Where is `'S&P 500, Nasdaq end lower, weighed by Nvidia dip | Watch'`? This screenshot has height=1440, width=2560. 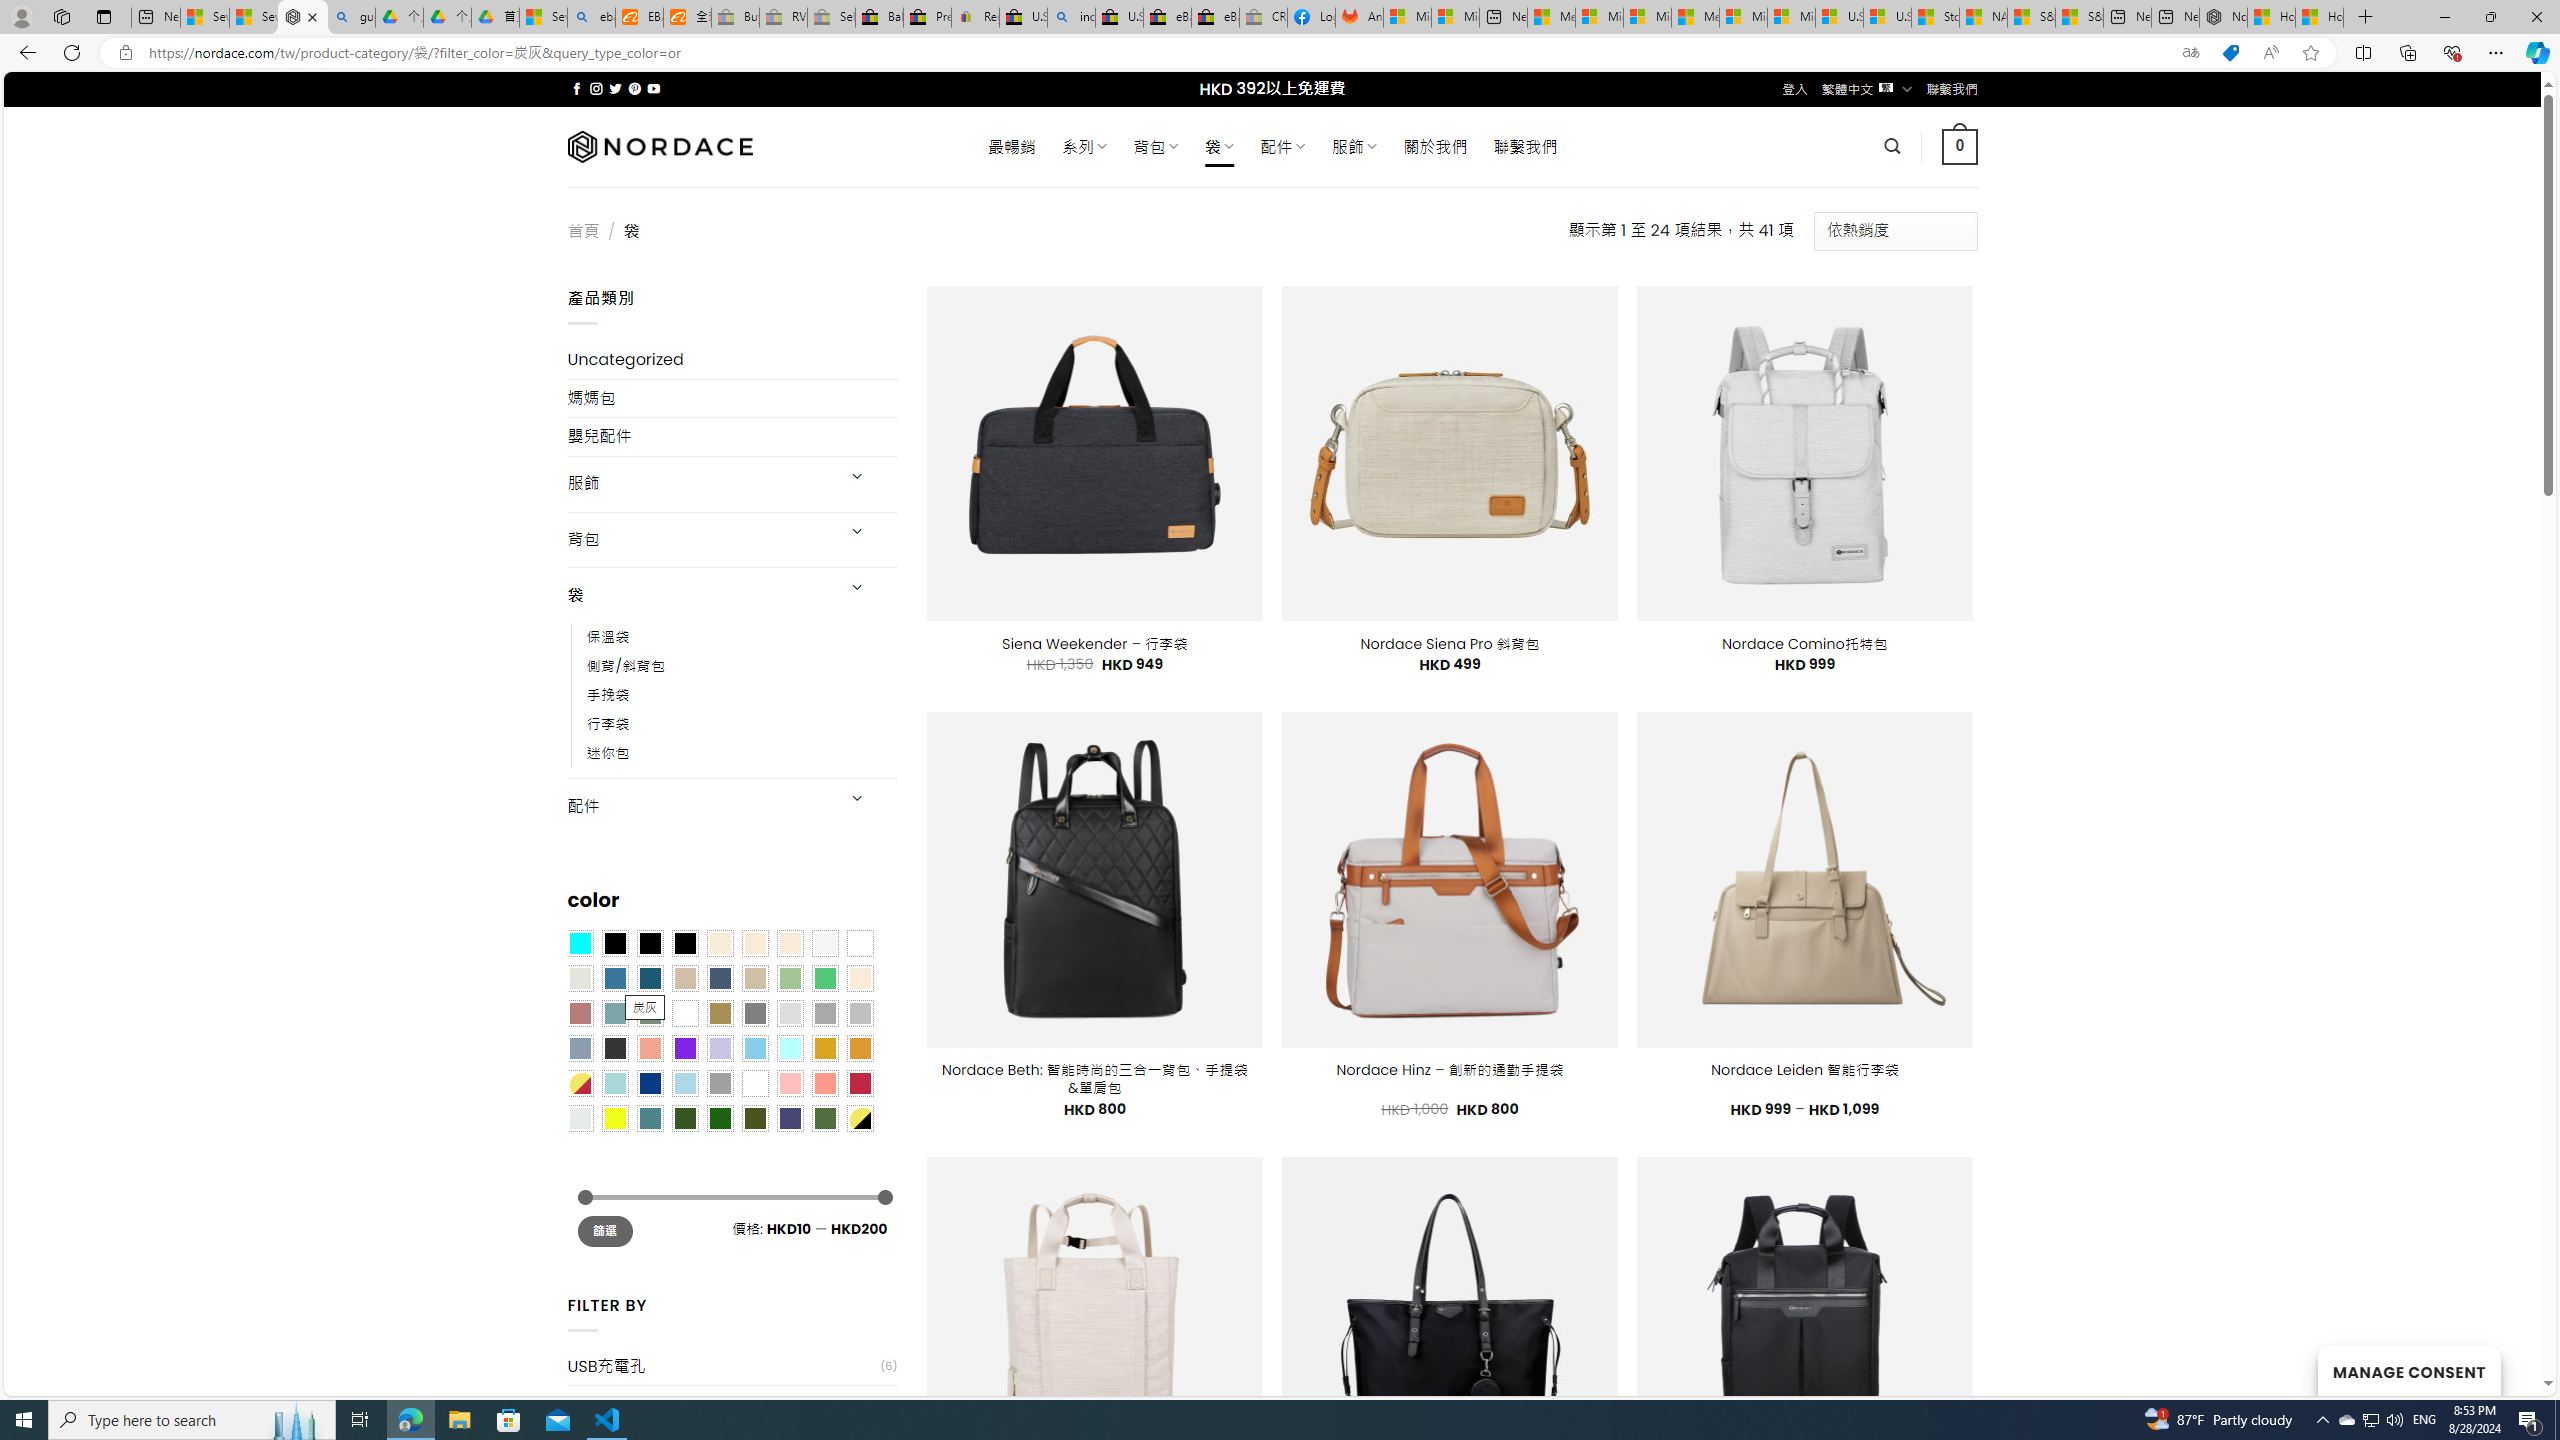 'S&P 500, Nasdaq end lower, weighed by Nvidia dip | Watch' is located at coordinates (2079, 16).